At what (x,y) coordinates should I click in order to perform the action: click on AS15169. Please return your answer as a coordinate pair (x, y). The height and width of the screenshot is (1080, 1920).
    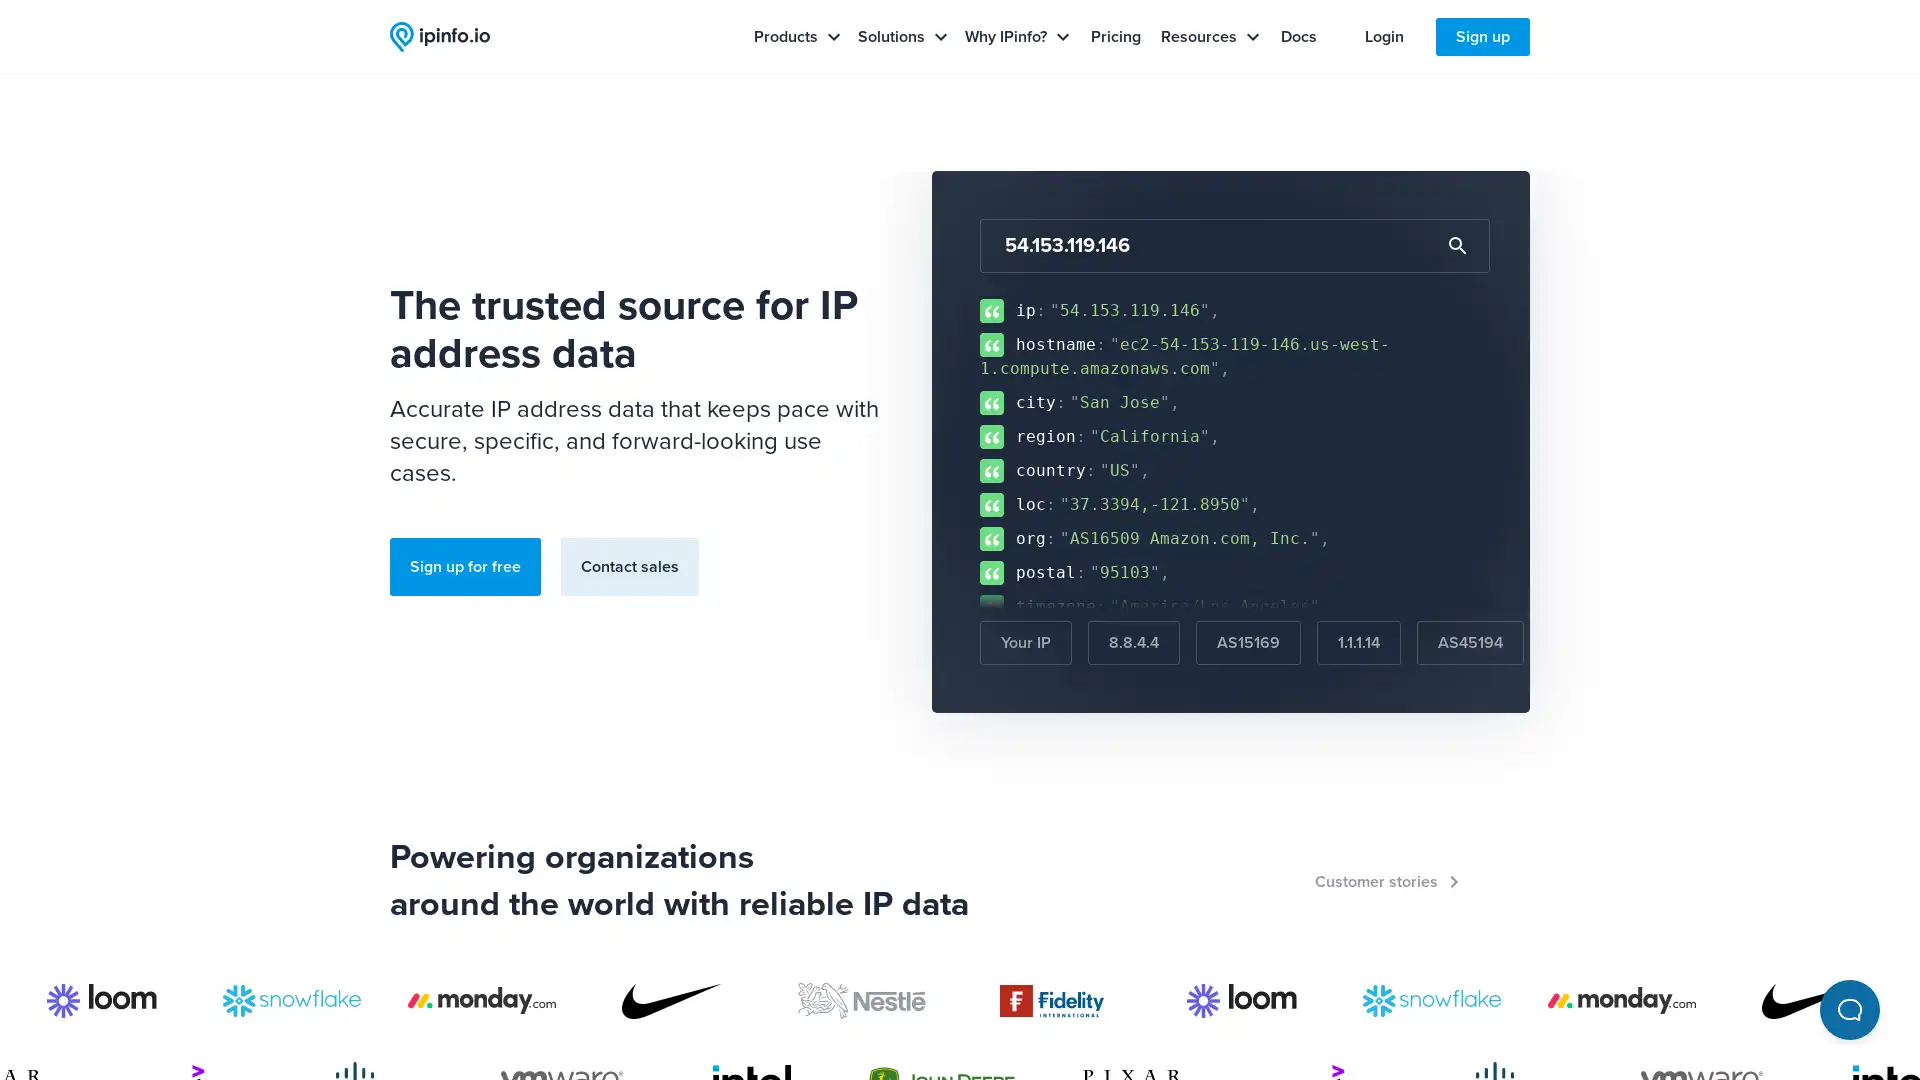
    Looking at the image, I should click on (1247, 643).